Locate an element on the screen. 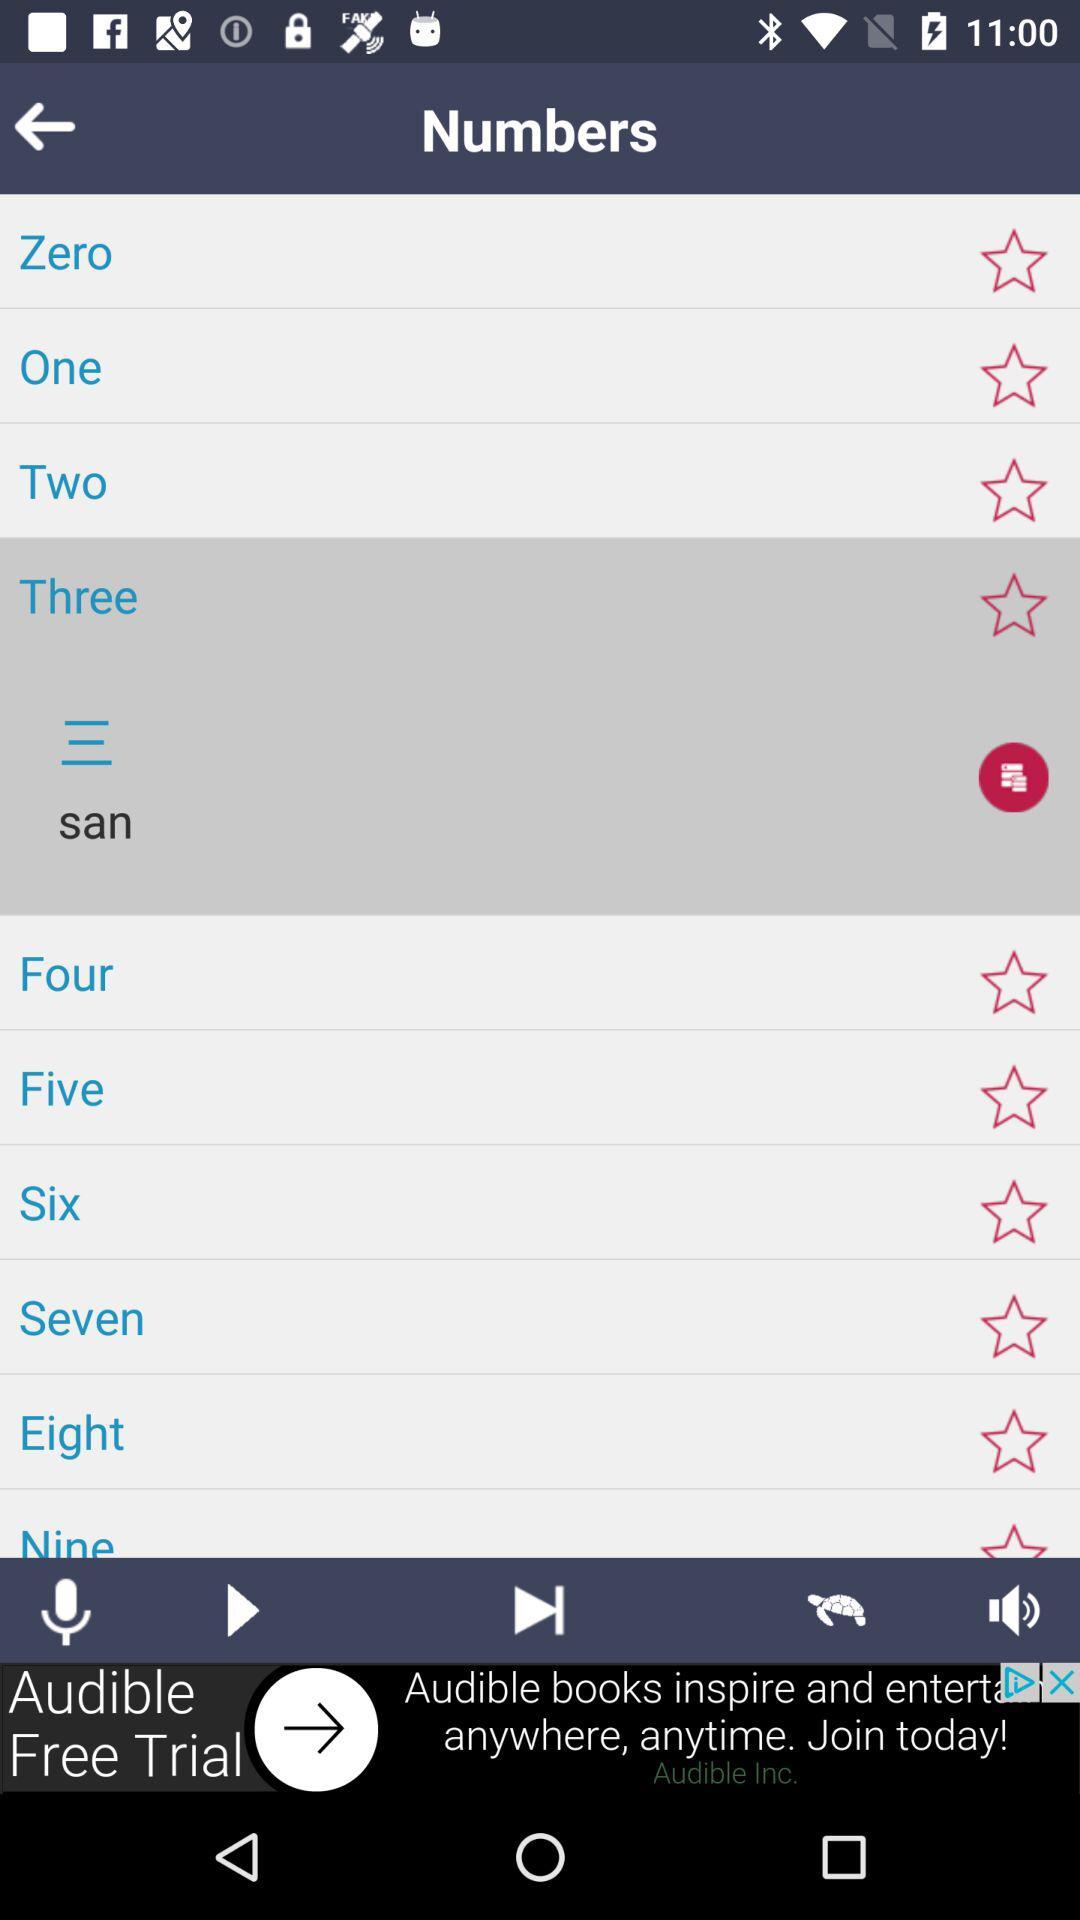 This screenshot has height=1920, width=1080. the microphone icon is located at coordinates (64, 1610).